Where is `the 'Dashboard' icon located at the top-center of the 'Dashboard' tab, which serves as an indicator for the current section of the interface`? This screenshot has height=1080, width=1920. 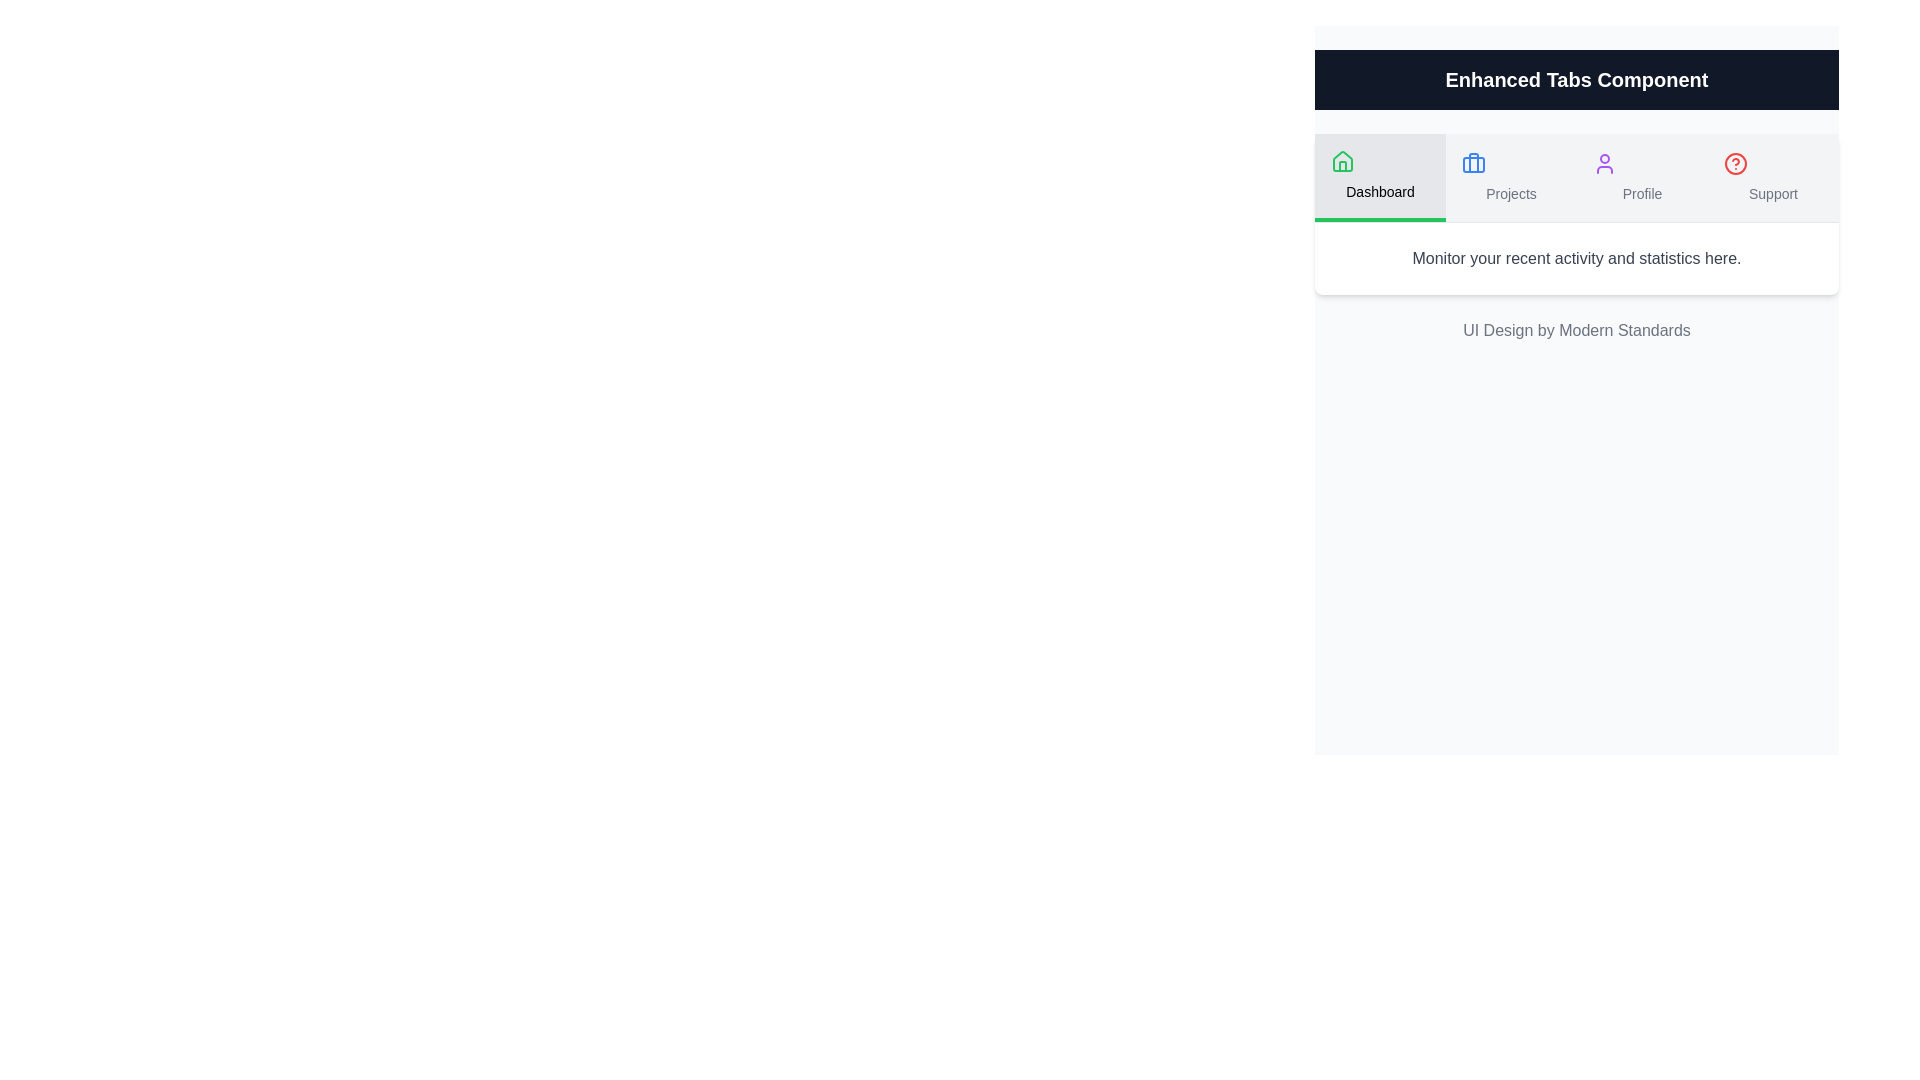
the 'Dashboard' icon located at the top-center of the 'Dashboard' tab, which serves as an indicator for the current section of the interface is located at coordinates (1343, 161).